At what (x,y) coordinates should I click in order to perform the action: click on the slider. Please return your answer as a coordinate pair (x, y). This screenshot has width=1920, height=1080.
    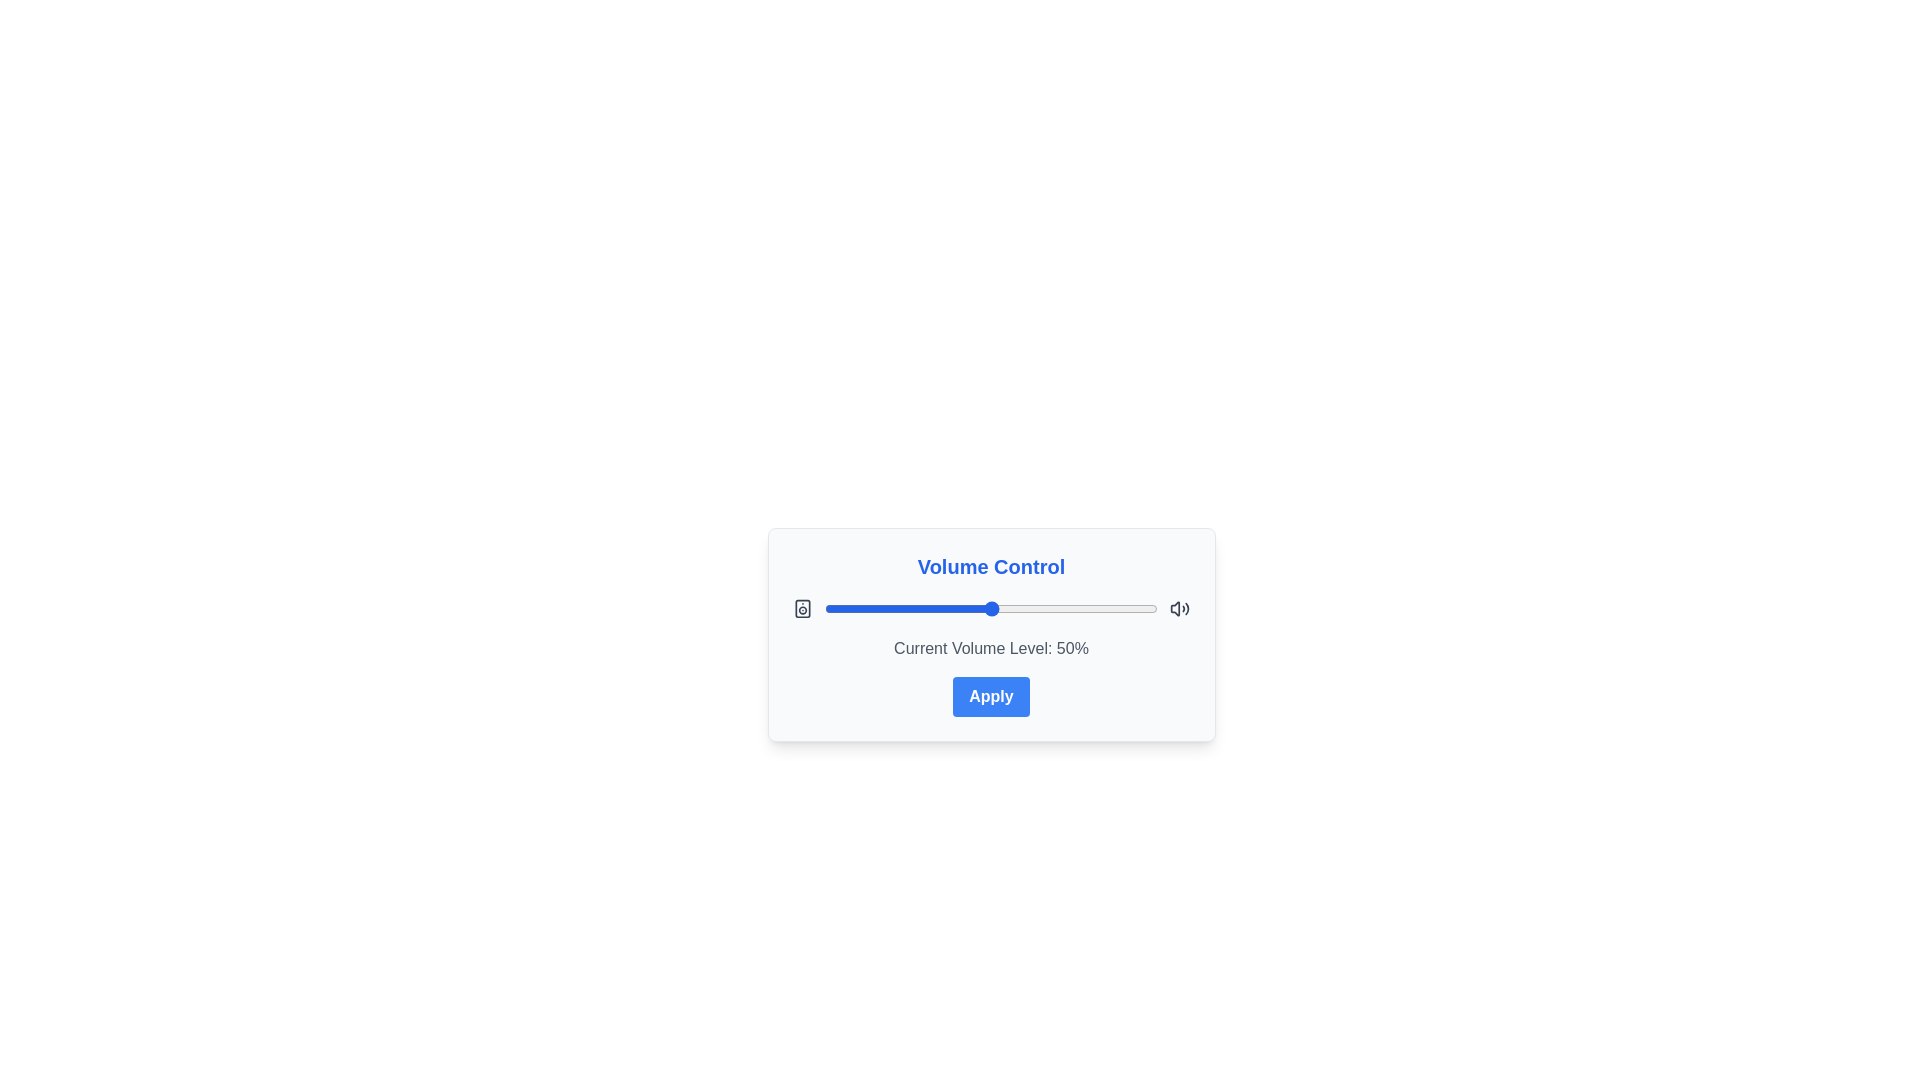
    Looking at the image, I should click on (1117, 608).